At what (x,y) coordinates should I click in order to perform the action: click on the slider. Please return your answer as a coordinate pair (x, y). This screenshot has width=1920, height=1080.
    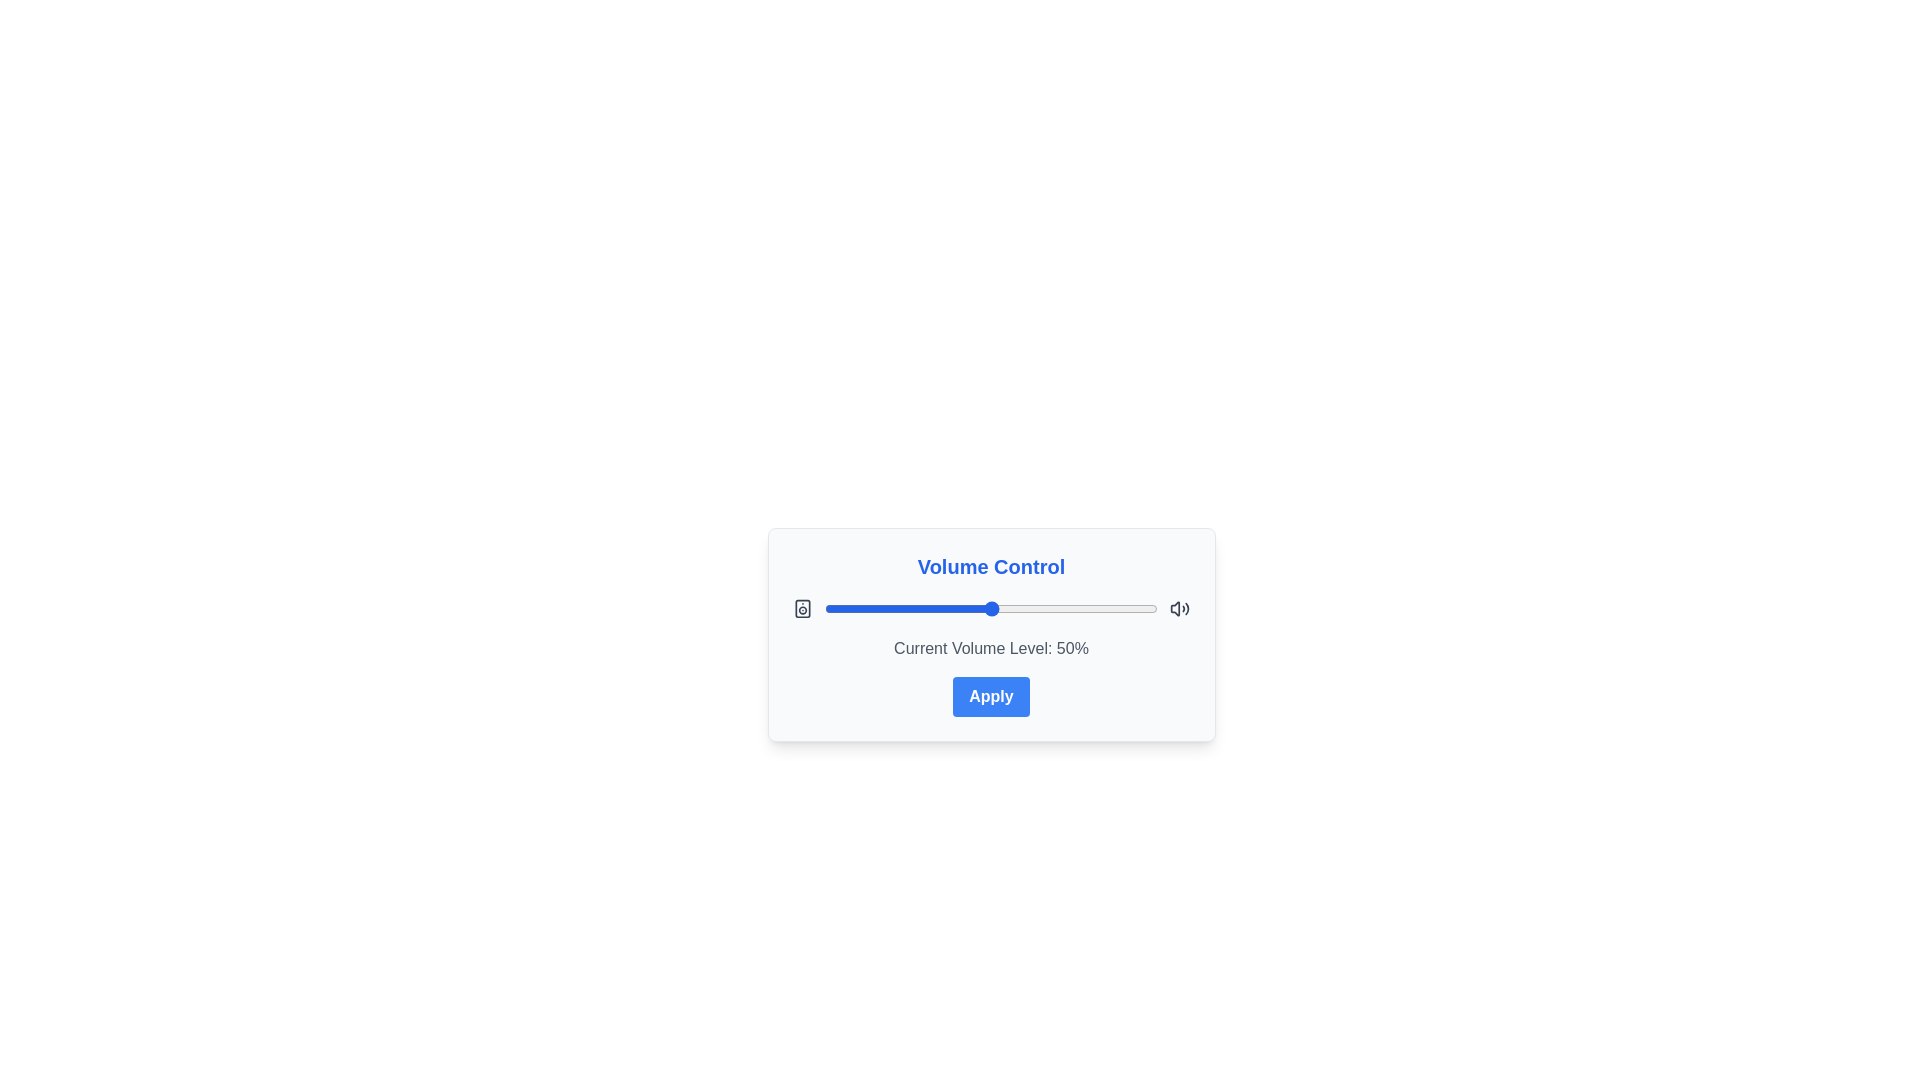
    Looking at the image, I should click on (1117, 608).